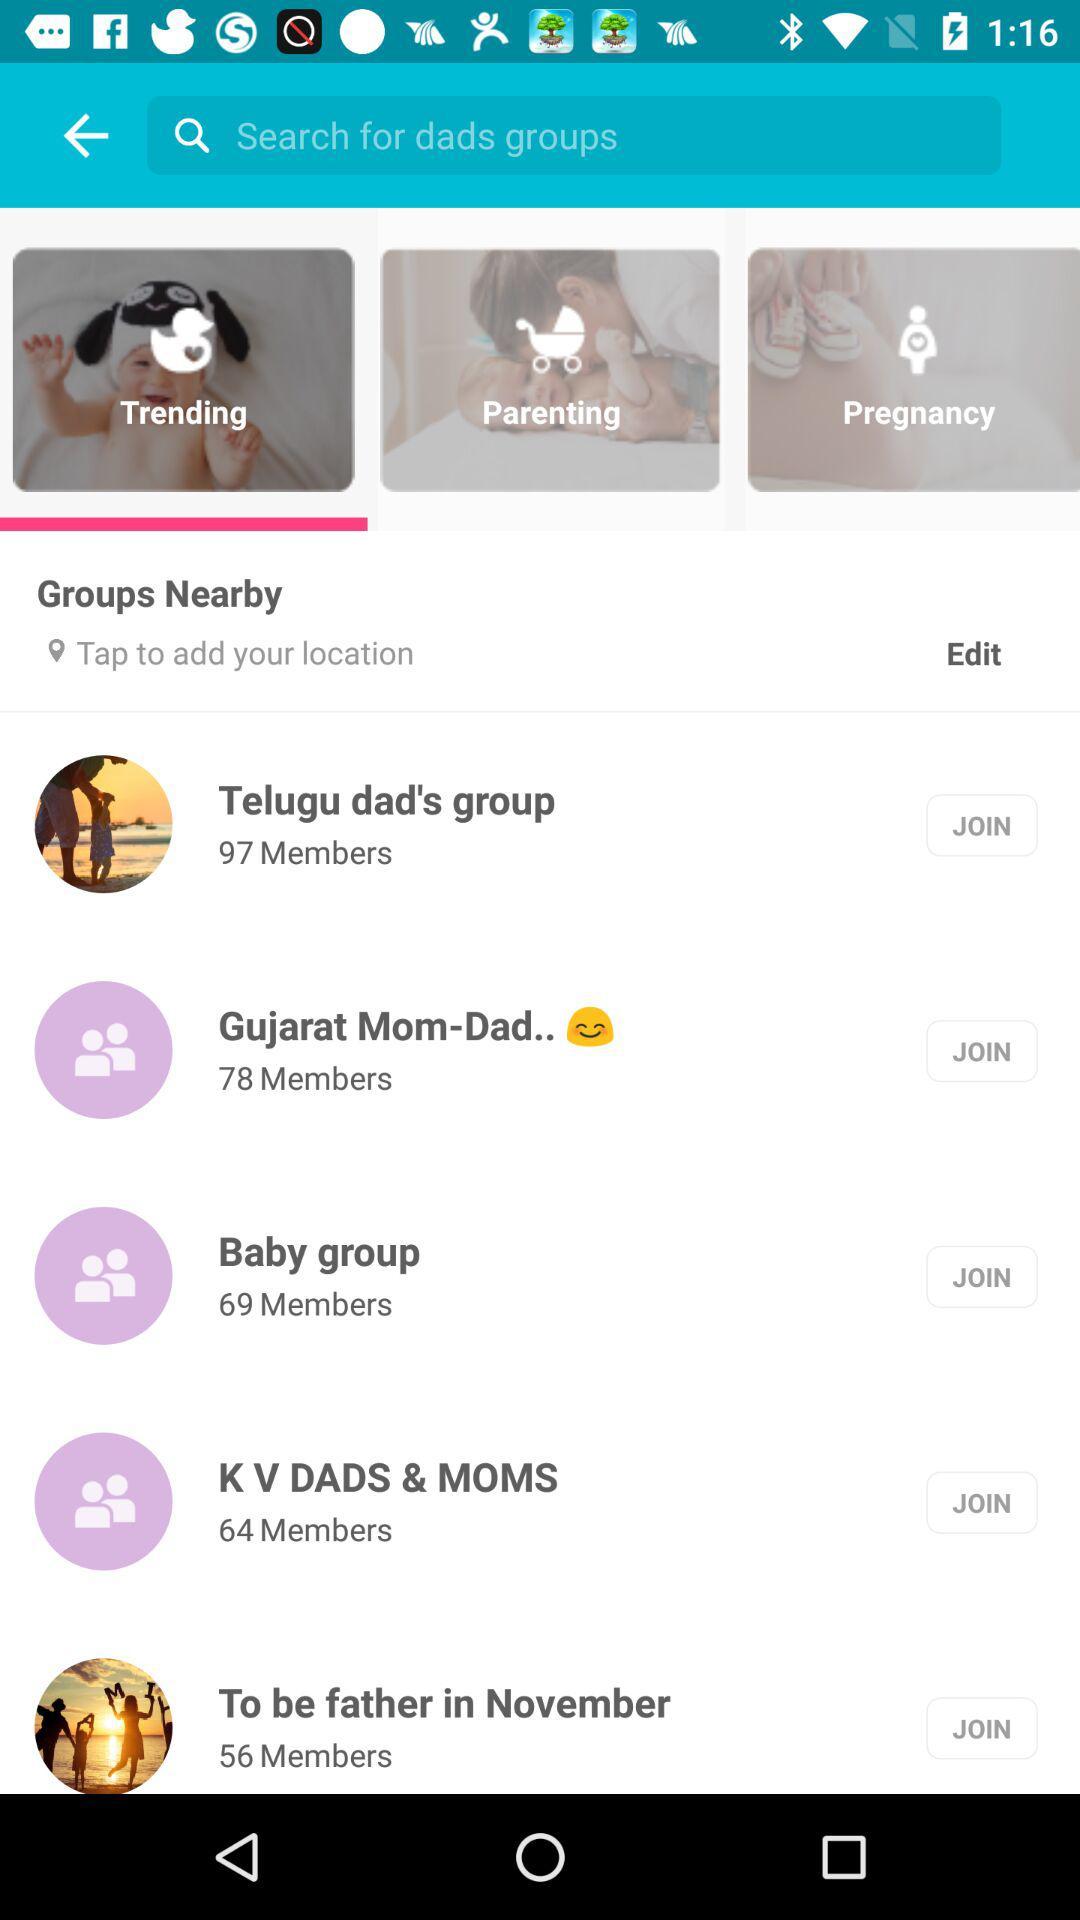 The image size is (1080, 1920). I want to click on search terms, so click(579, 133).